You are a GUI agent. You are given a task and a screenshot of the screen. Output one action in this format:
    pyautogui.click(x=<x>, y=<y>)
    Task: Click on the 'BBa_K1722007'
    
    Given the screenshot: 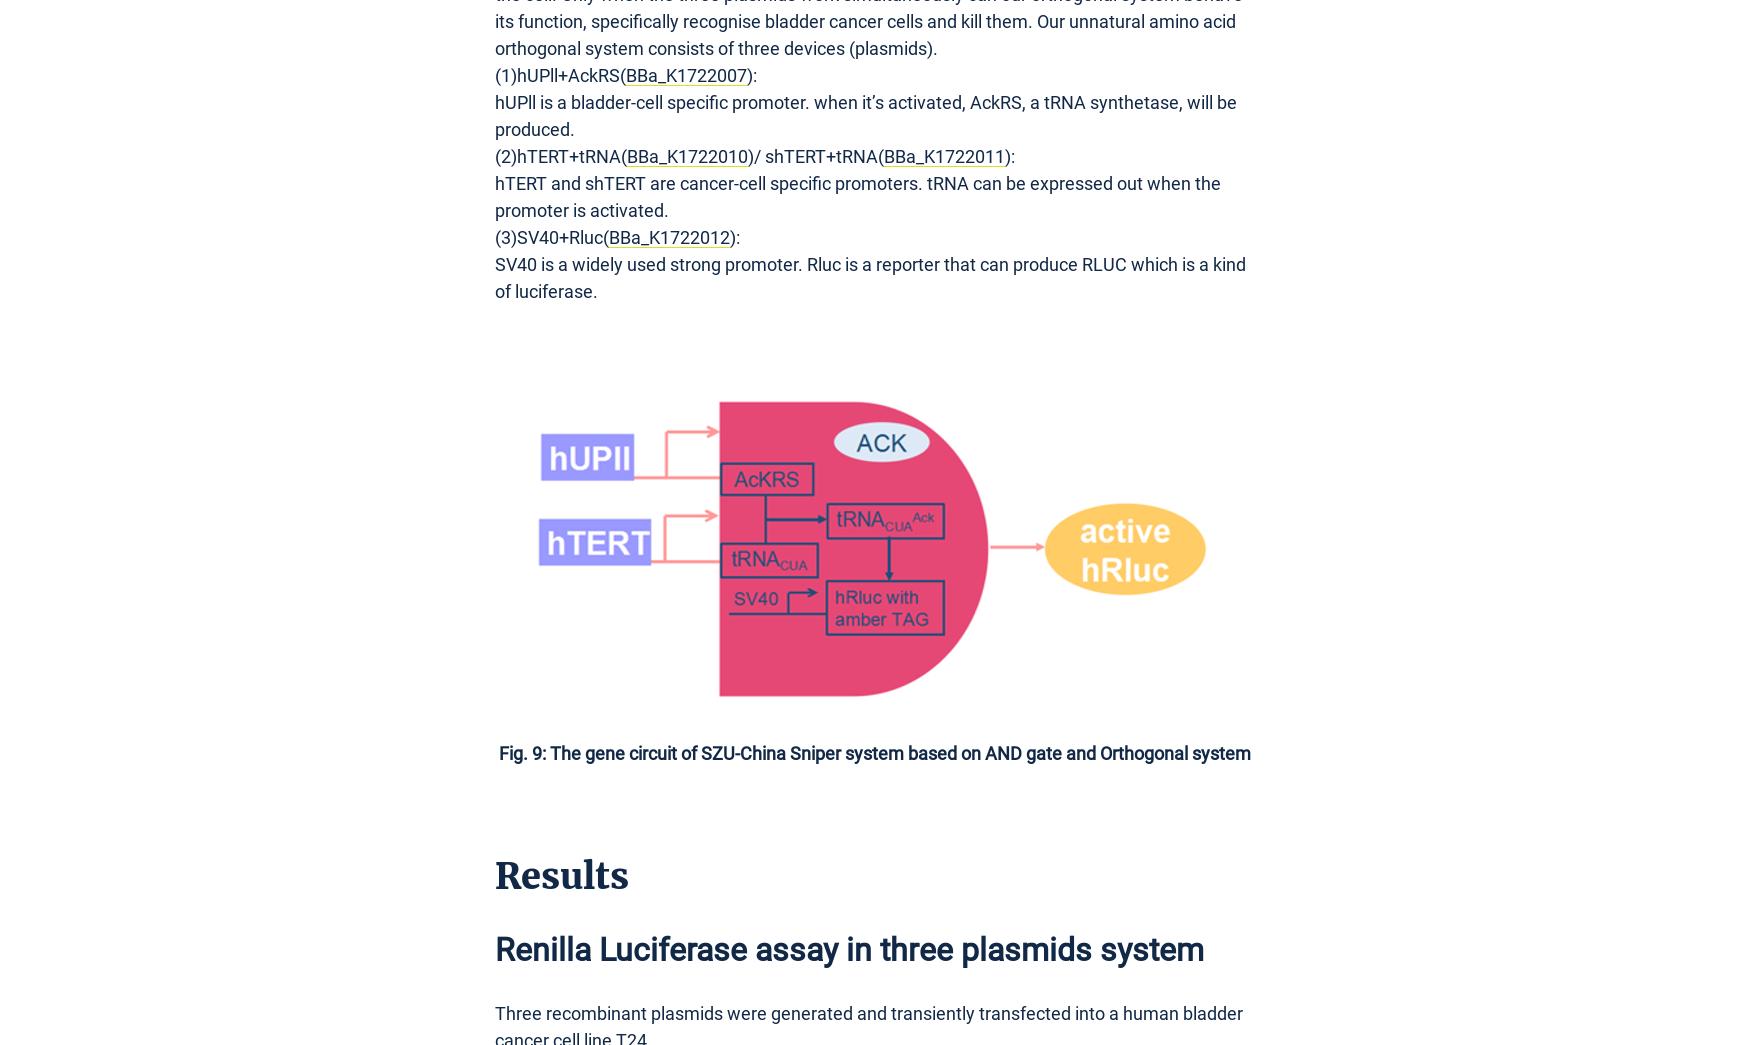 What is the action you would take?
    pyautogui.click(x=685, y=74)
    